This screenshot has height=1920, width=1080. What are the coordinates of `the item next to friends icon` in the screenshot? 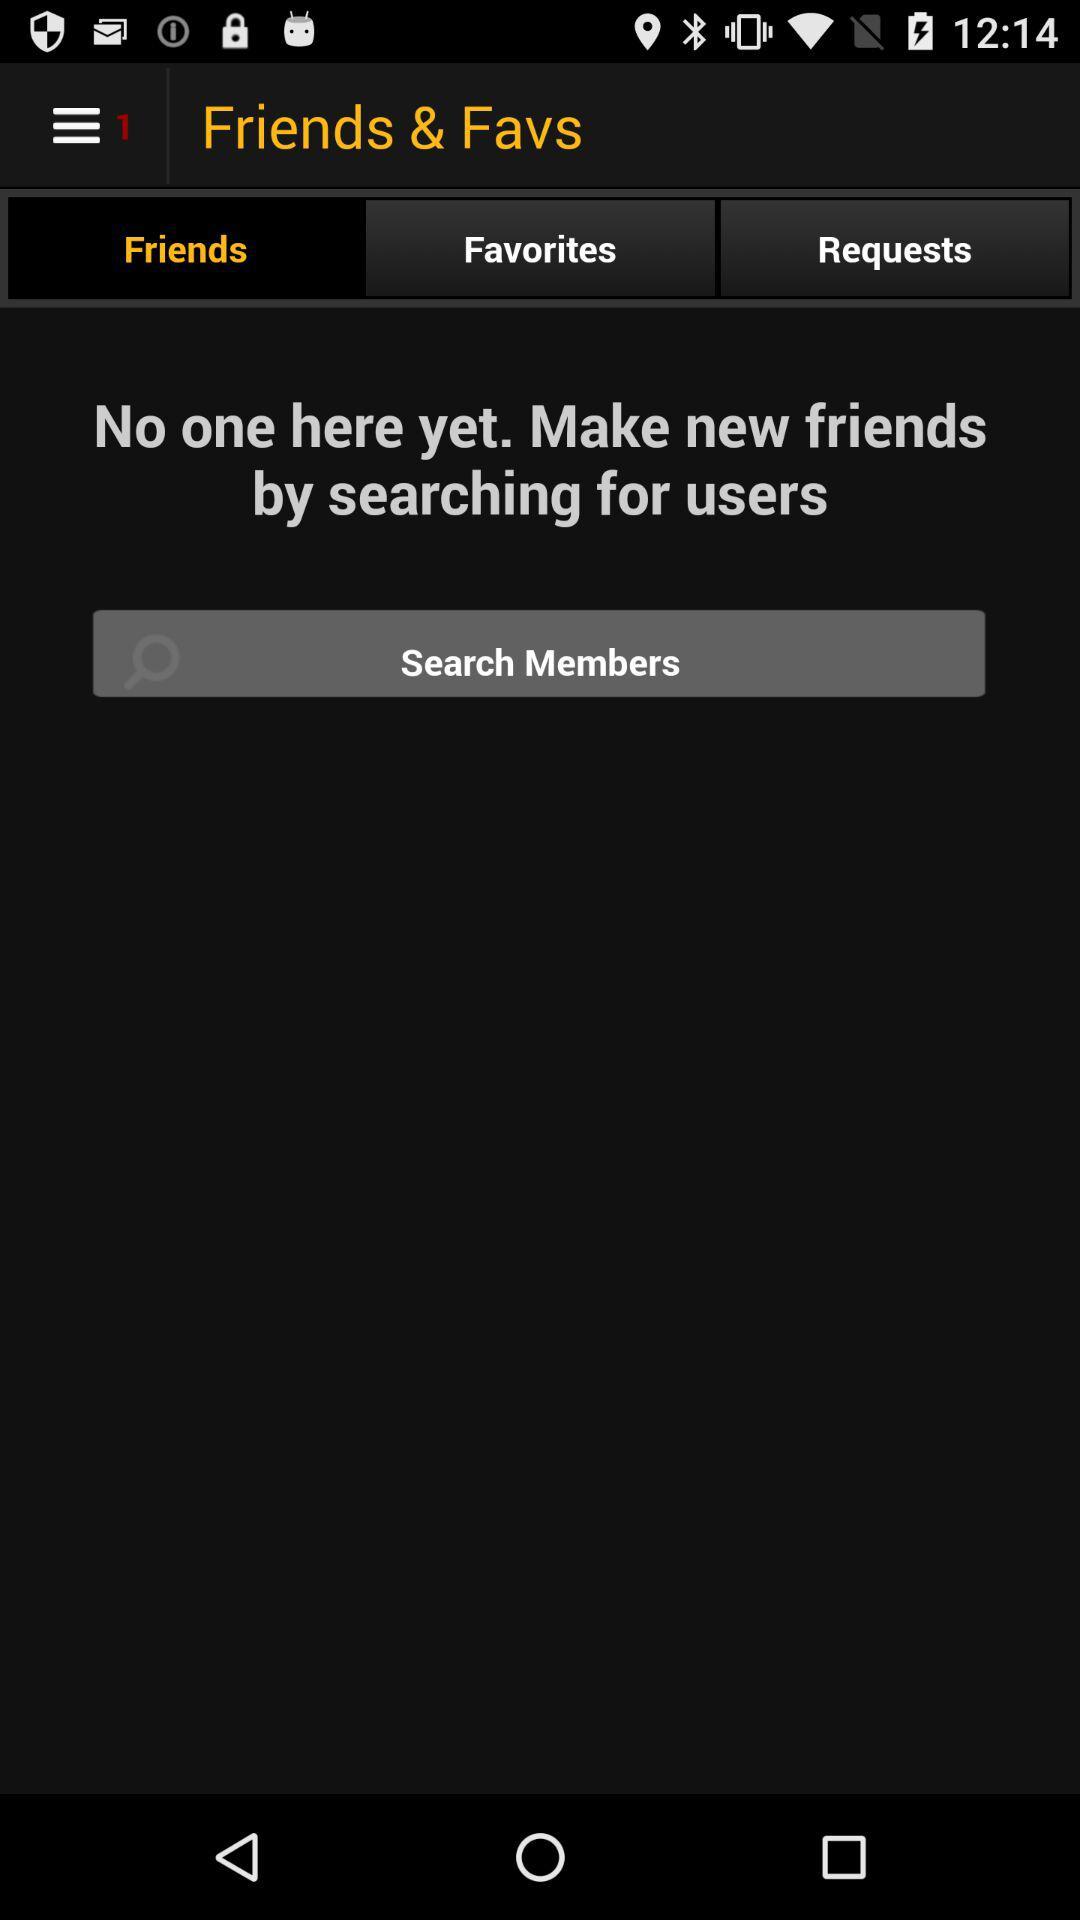 It's located at (540, 247).